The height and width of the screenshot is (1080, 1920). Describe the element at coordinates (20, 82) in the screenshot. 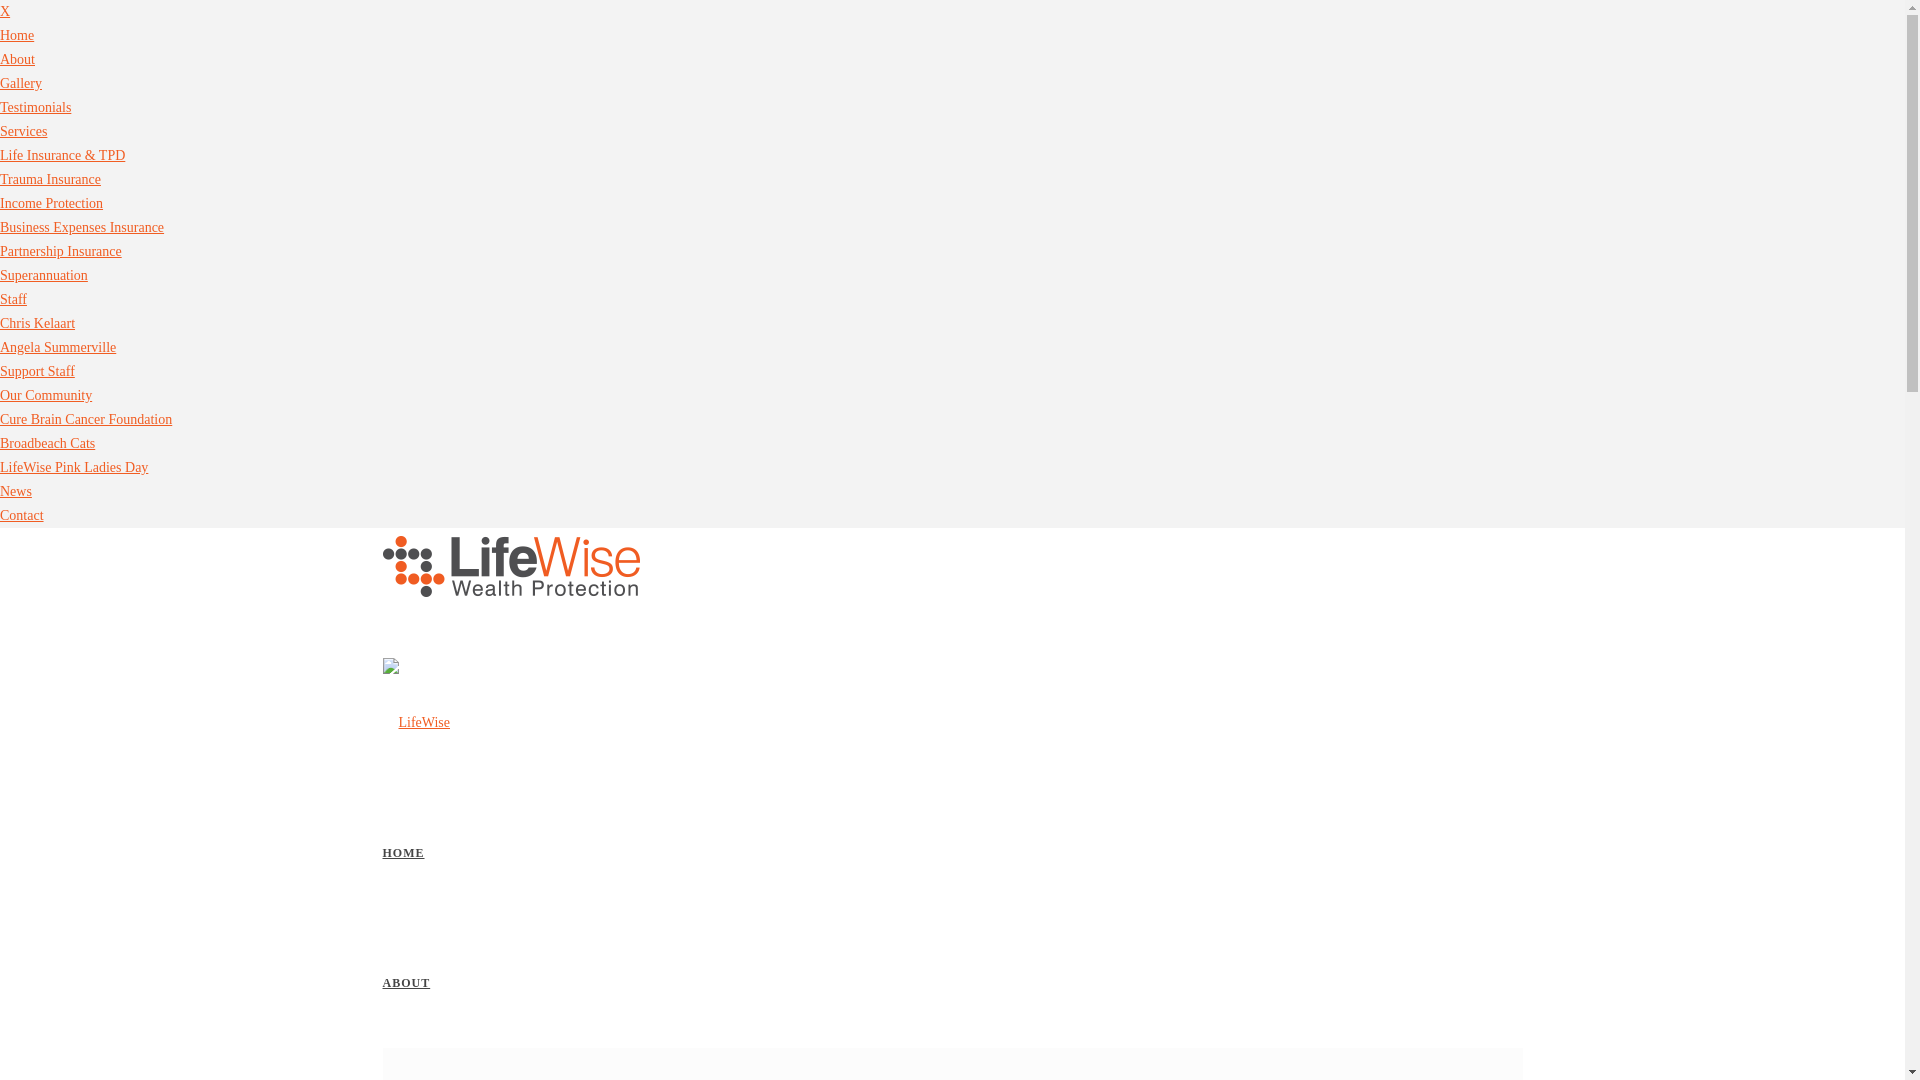

I see `'Gallery'` at that location.